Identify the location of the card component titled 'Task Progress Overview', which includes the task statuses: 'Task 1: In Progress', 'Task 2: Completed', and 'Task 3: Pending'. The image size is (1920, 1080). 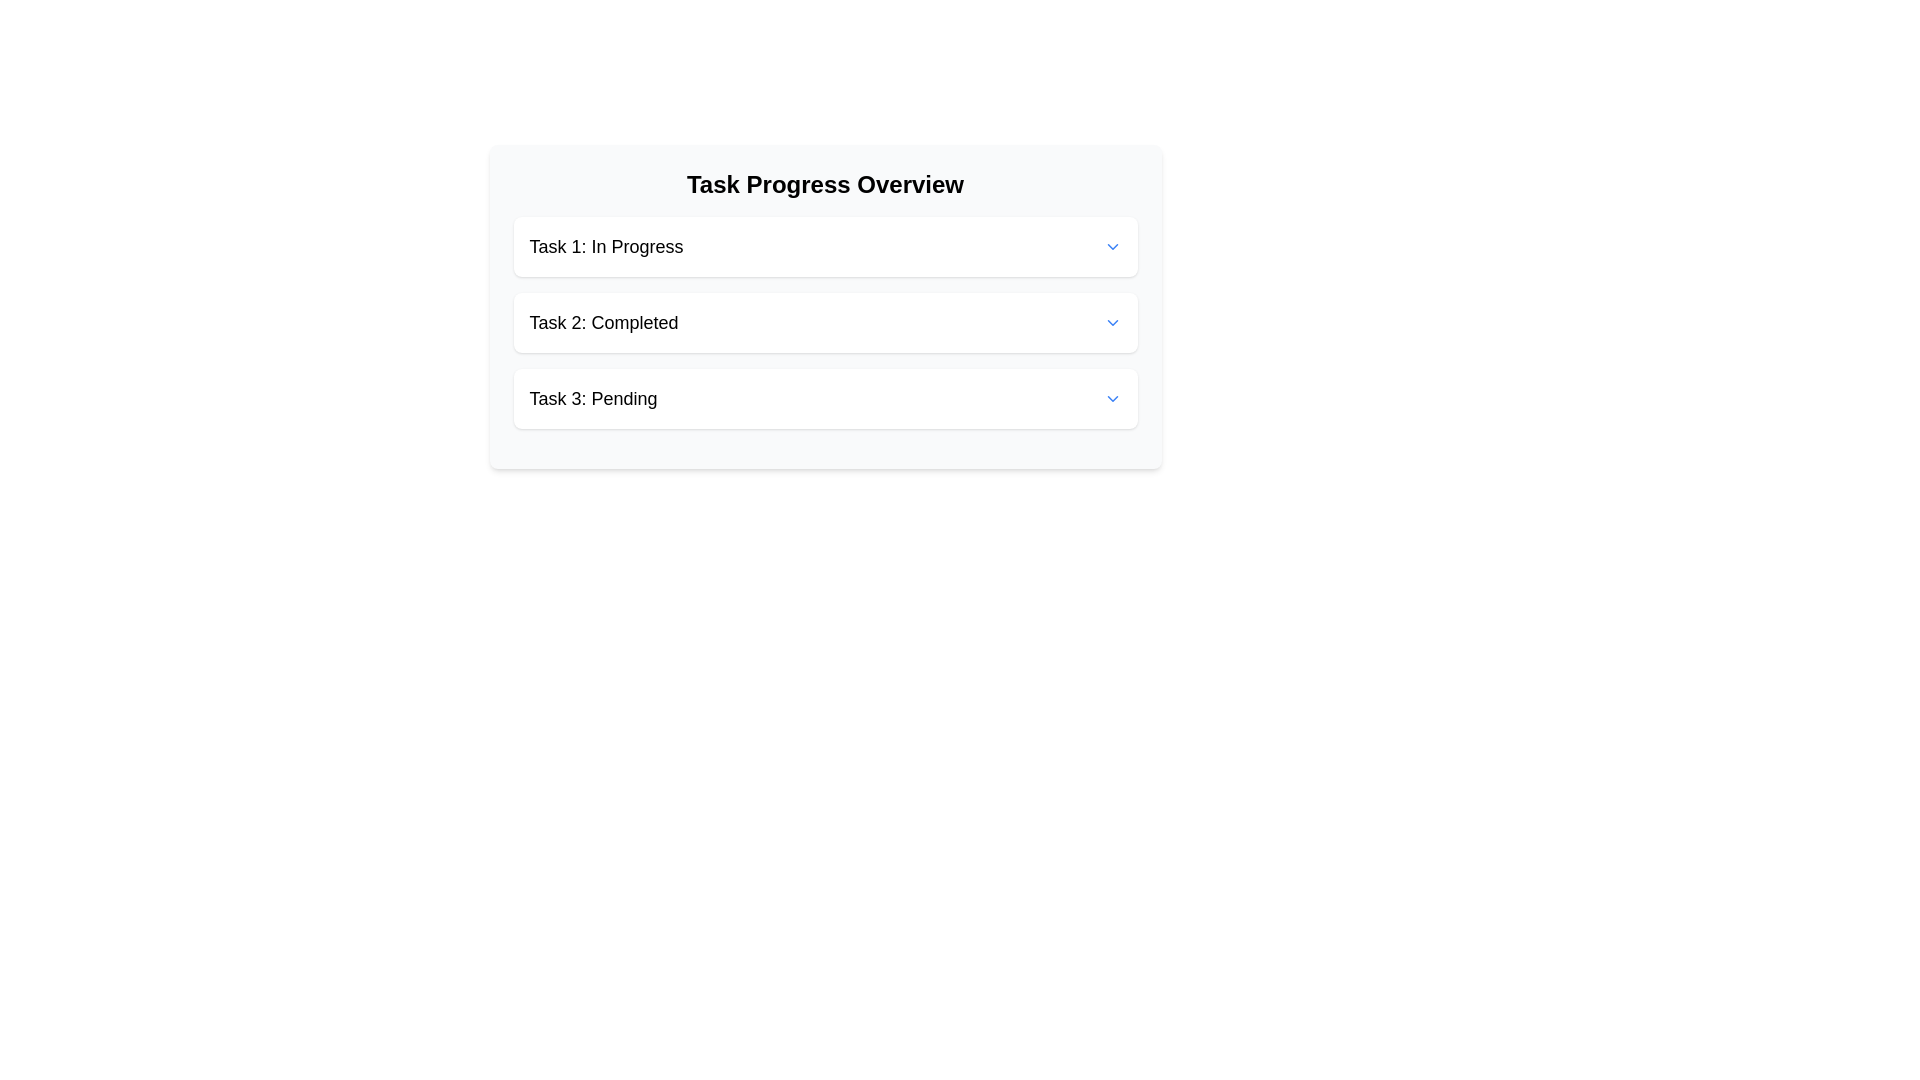
(825, 307).